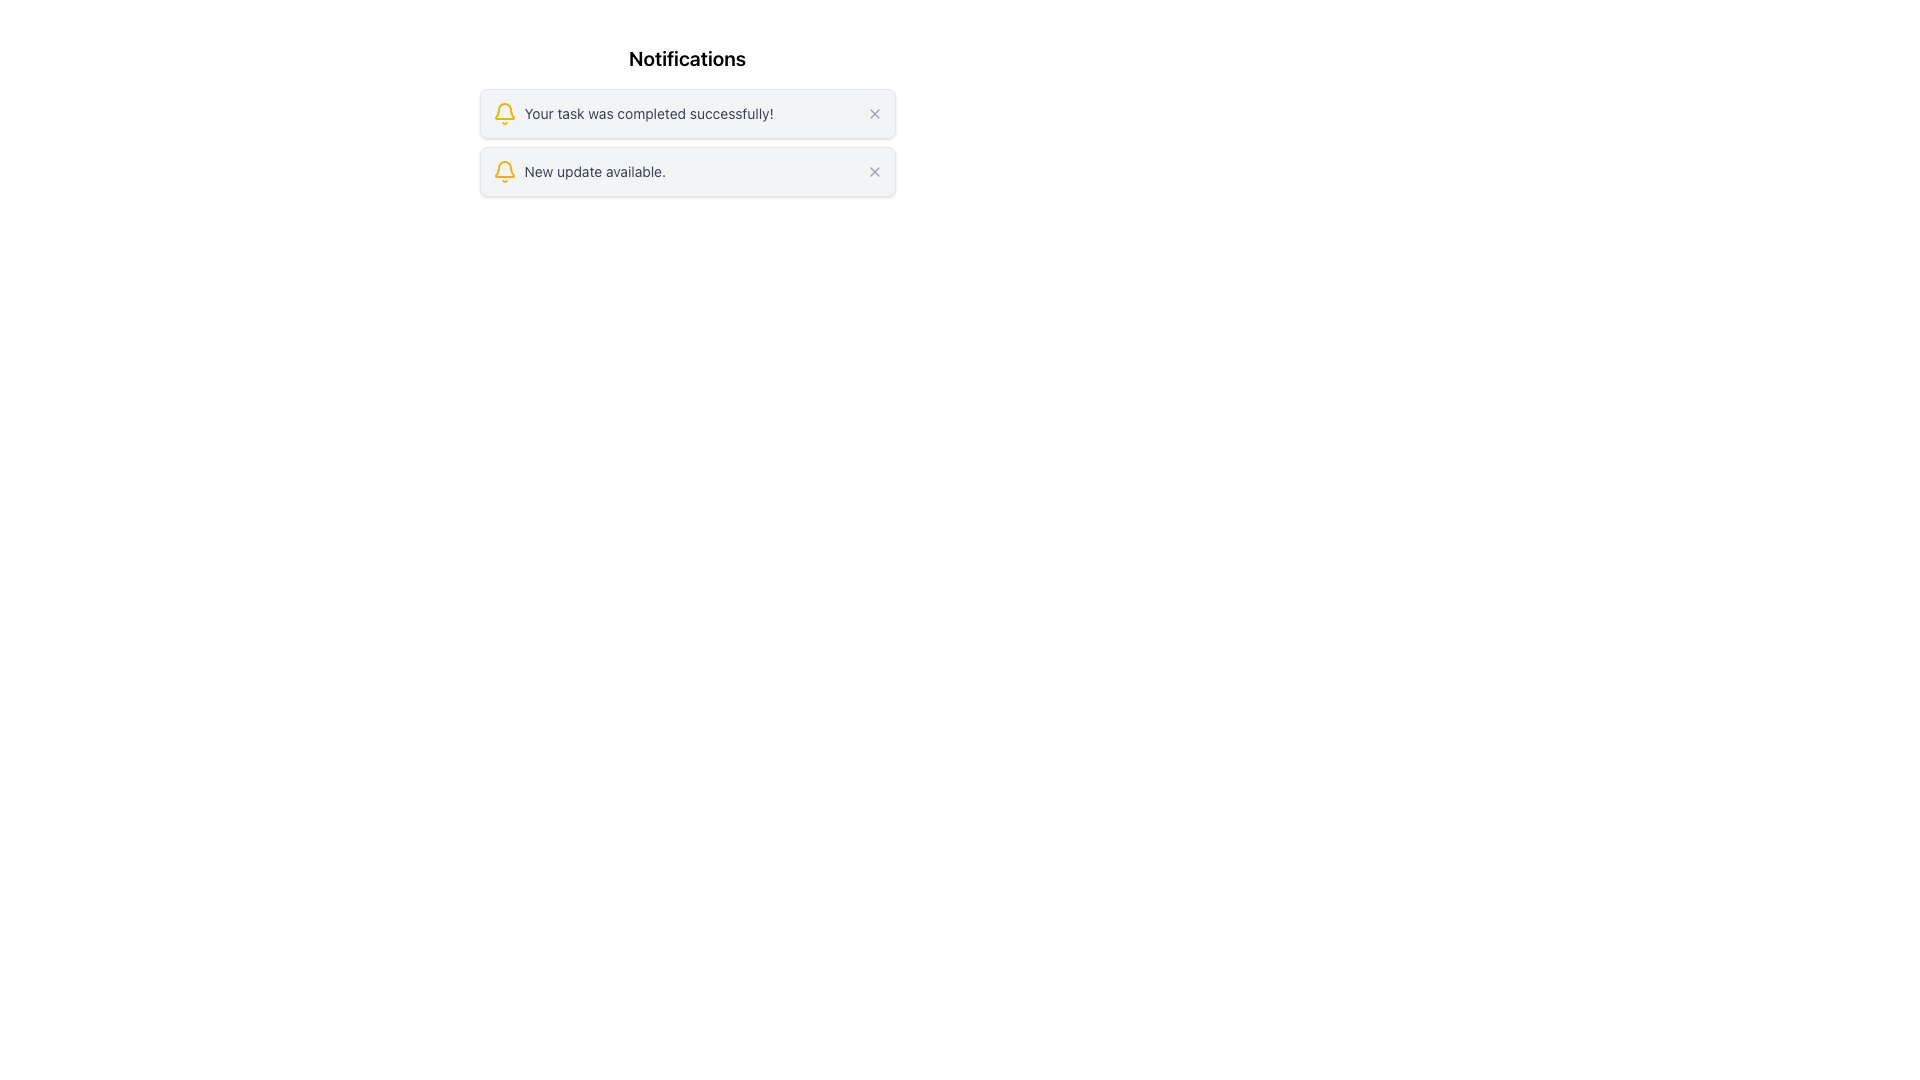 Image resolution: width=1920 pixels, height=1080 pixels. I want to click on the text notification label that informs the user of new update availability, which is centrally located below the first notification in the grouped section of notifications, so click(578, 171).